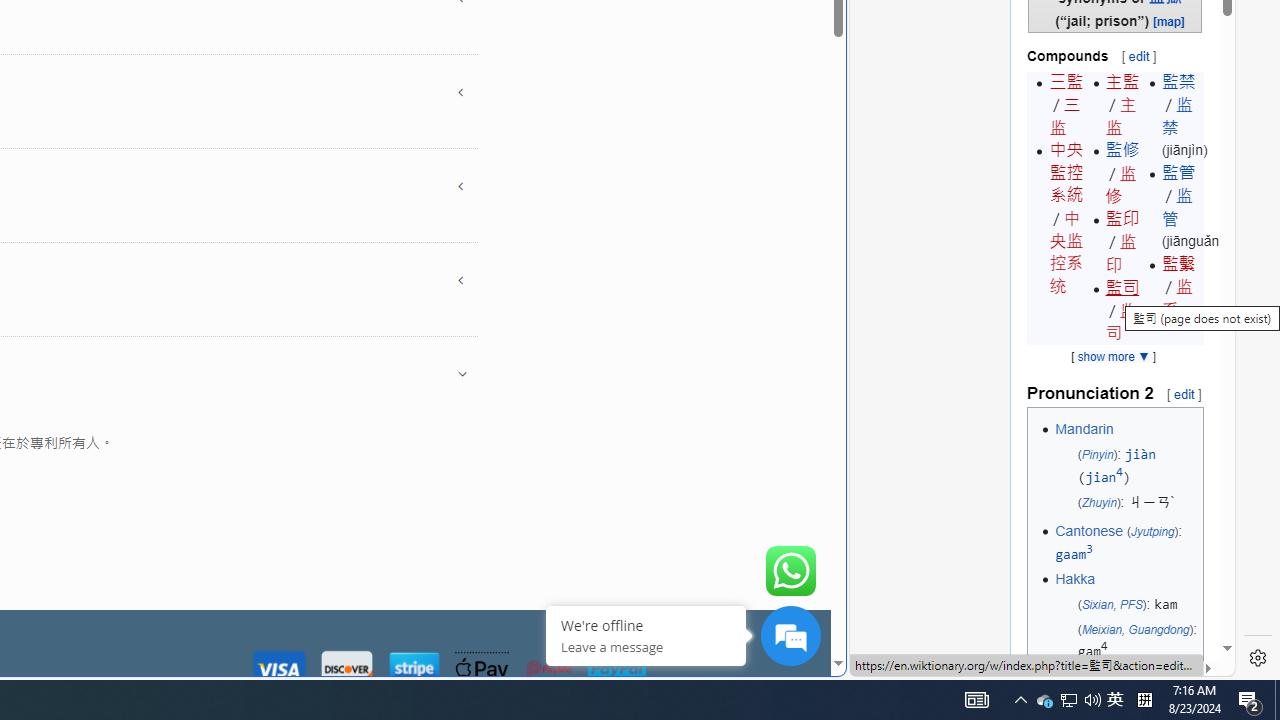 This screenshot has height=720, width=1280. What do you see at coordinates (1126, 614) in the screenshot?
I see `'Hakka(Sixian, PFS): kam(Meixian, Guangdong): gam4'` at bounding box center [1126, 614].